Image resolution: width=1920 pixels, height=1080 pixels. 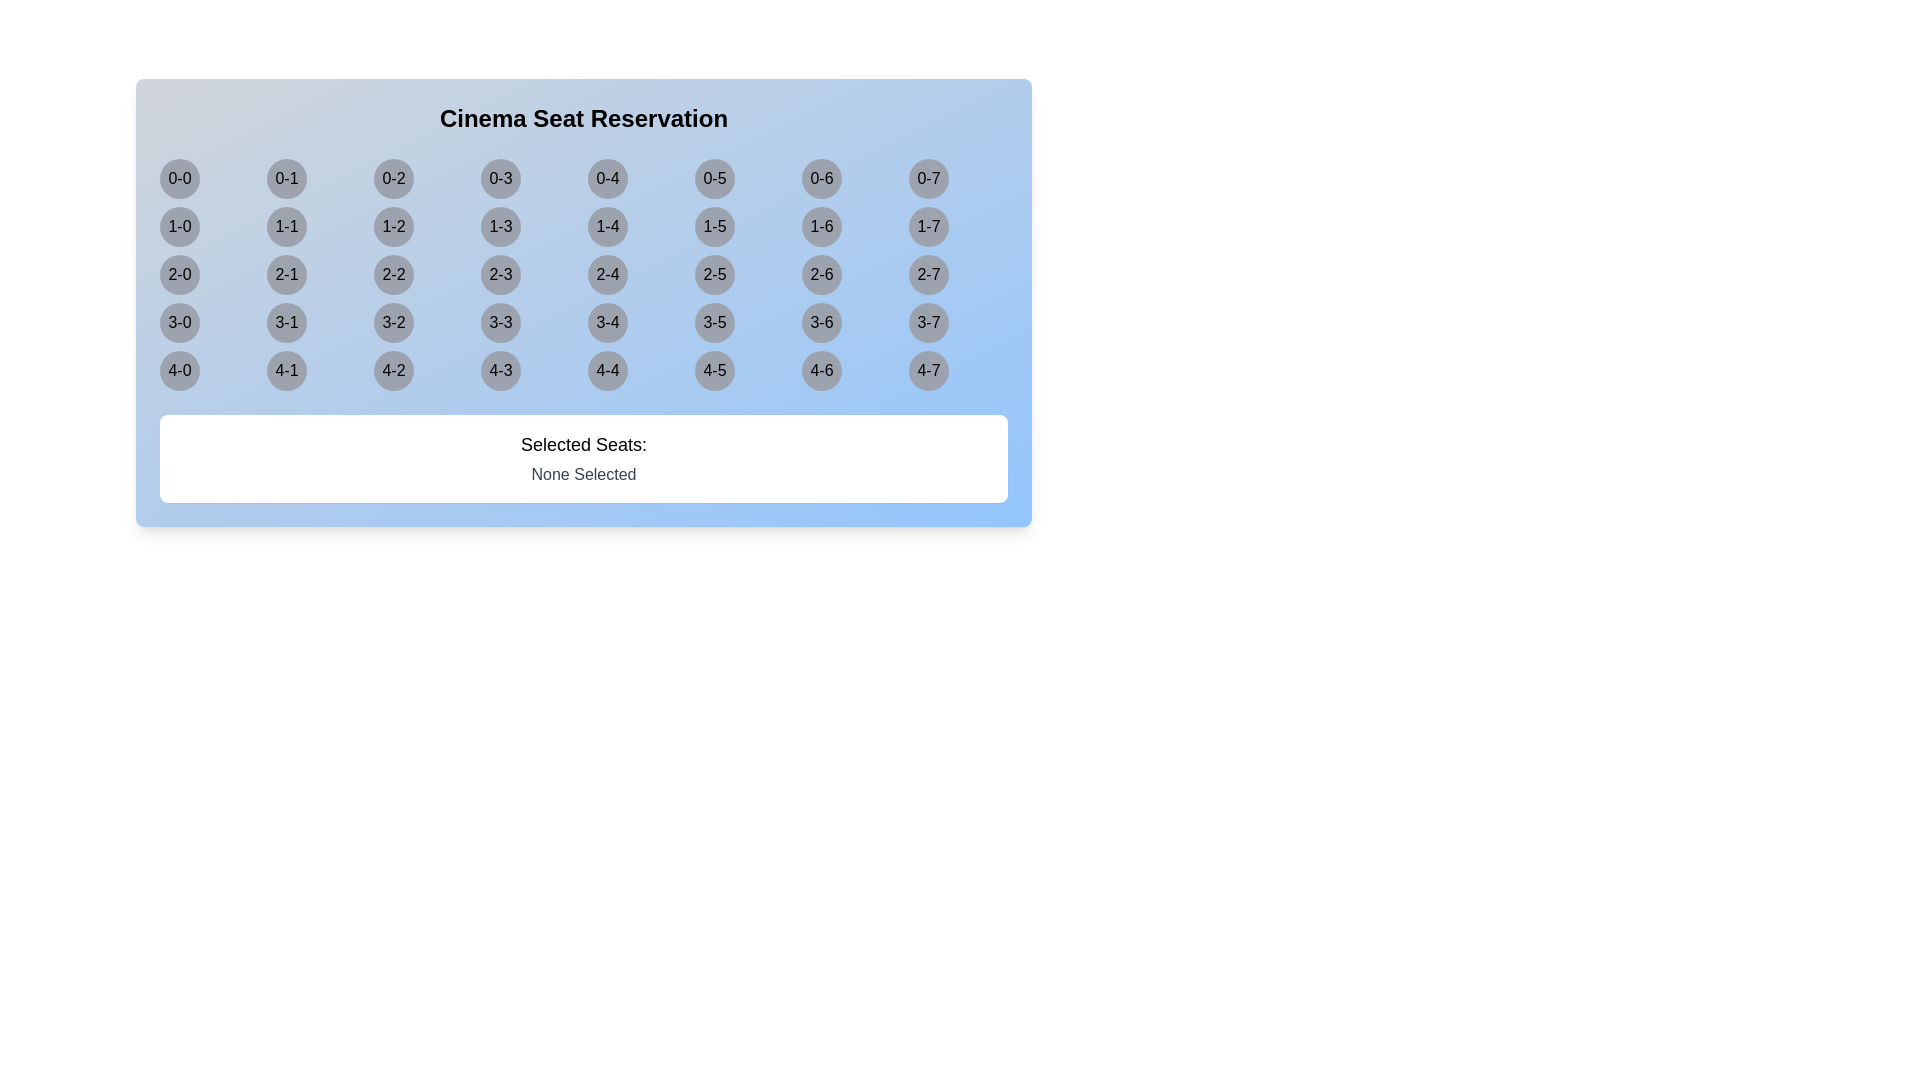 What do you see at coordinates (821, 226) in the screenshot?
I see `the selectable seat button in the cinema seat reservation interface located in the second row and seventh column` at bounding box center [821, 226].